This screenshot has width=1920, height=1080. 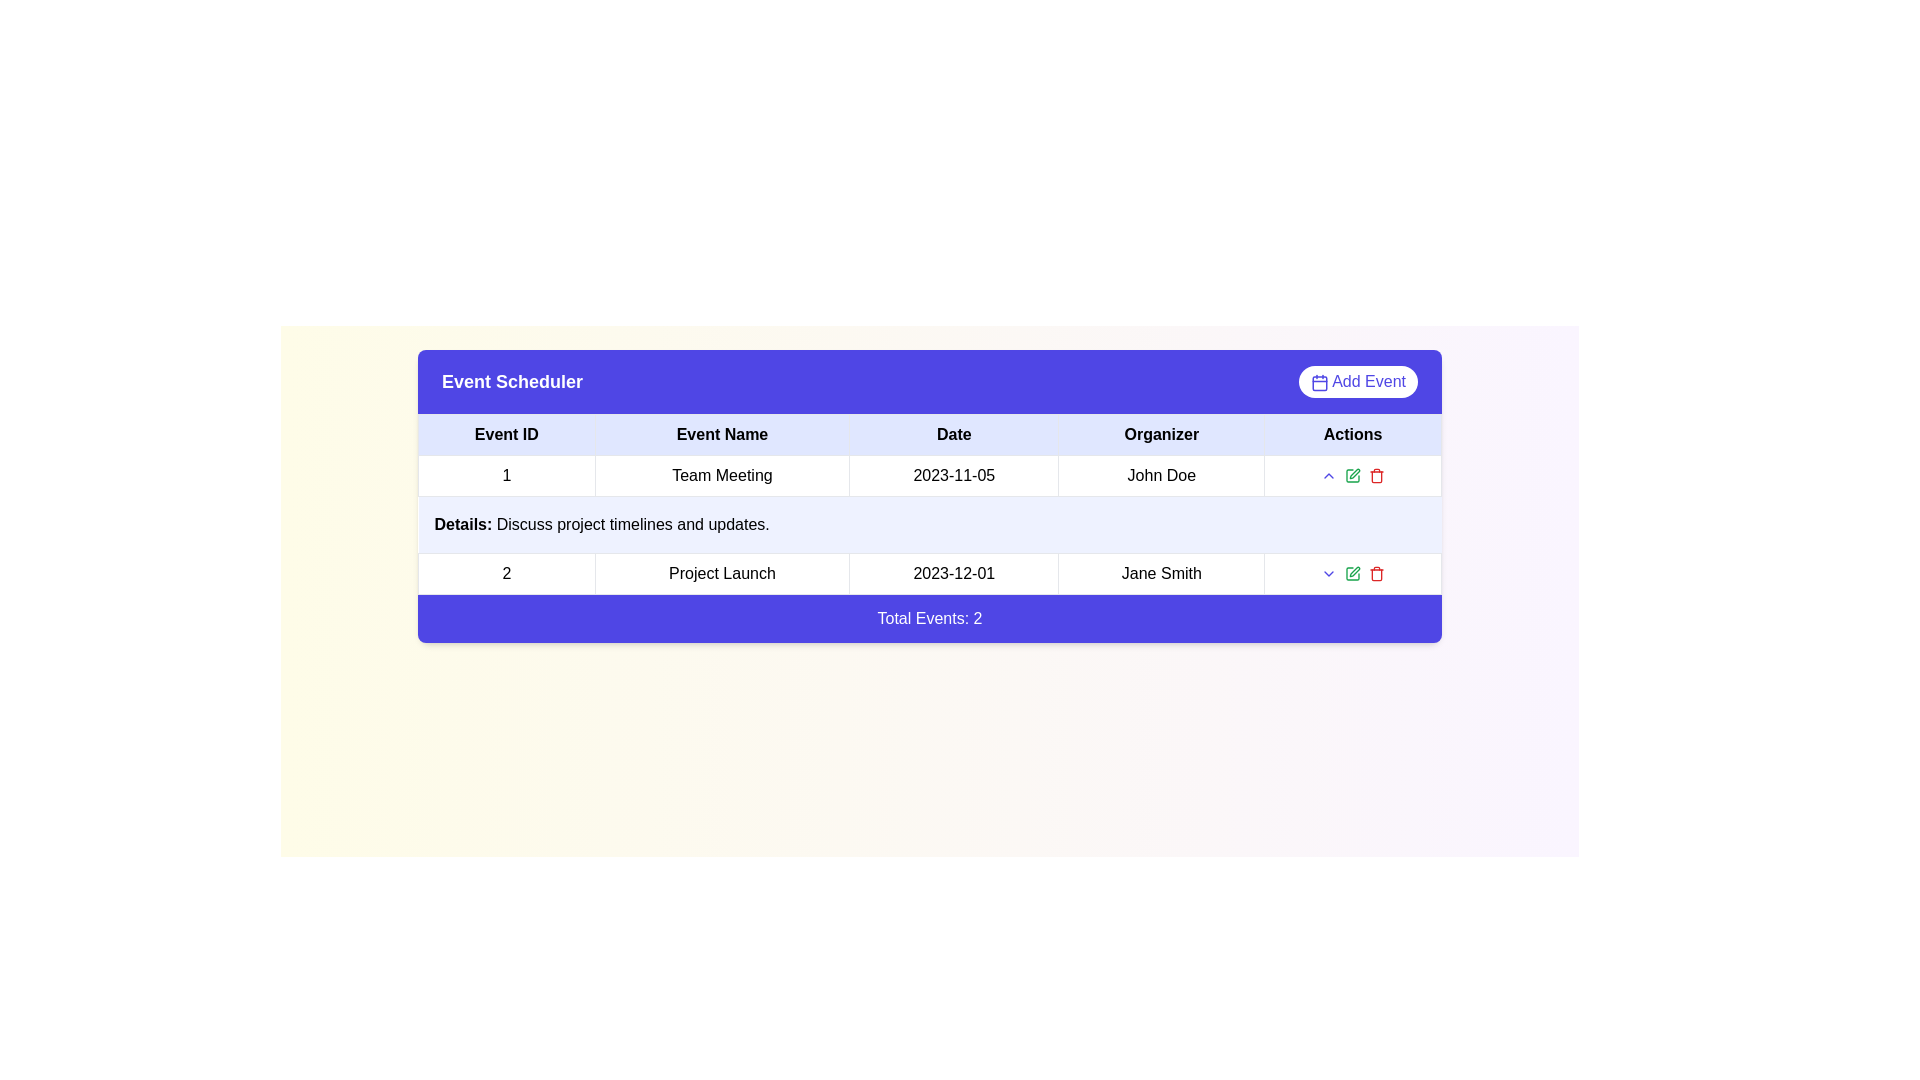 What do you see at coordinates (1319, 383) in the screenshot?
I see `the small rectangular decorative element inside the calendar icon located in the top-right corner of the interface` at bounding box center [1319, 383].